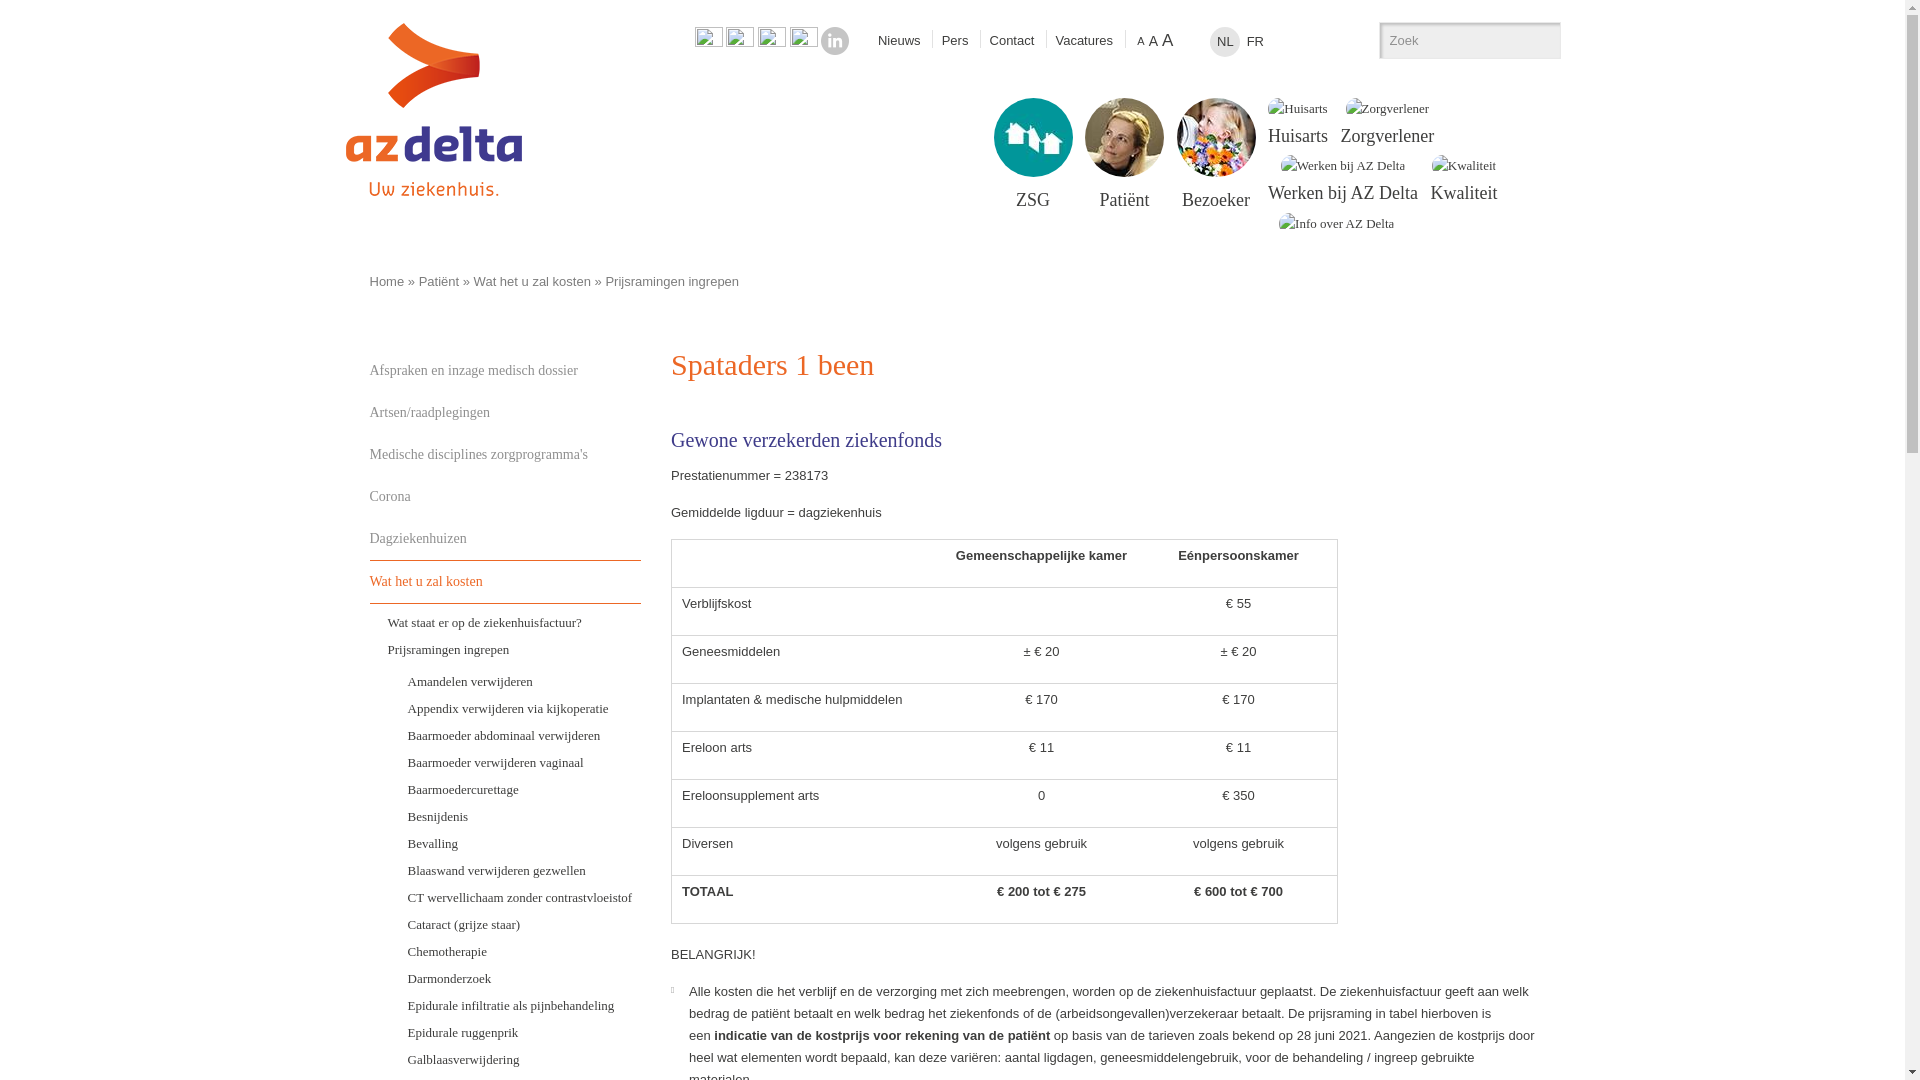 This screenshot has height=1080, width=1920. Describe the element at coordinates (1464, 178) in the screenshot. I see `'Kwaliteit'` at that location.